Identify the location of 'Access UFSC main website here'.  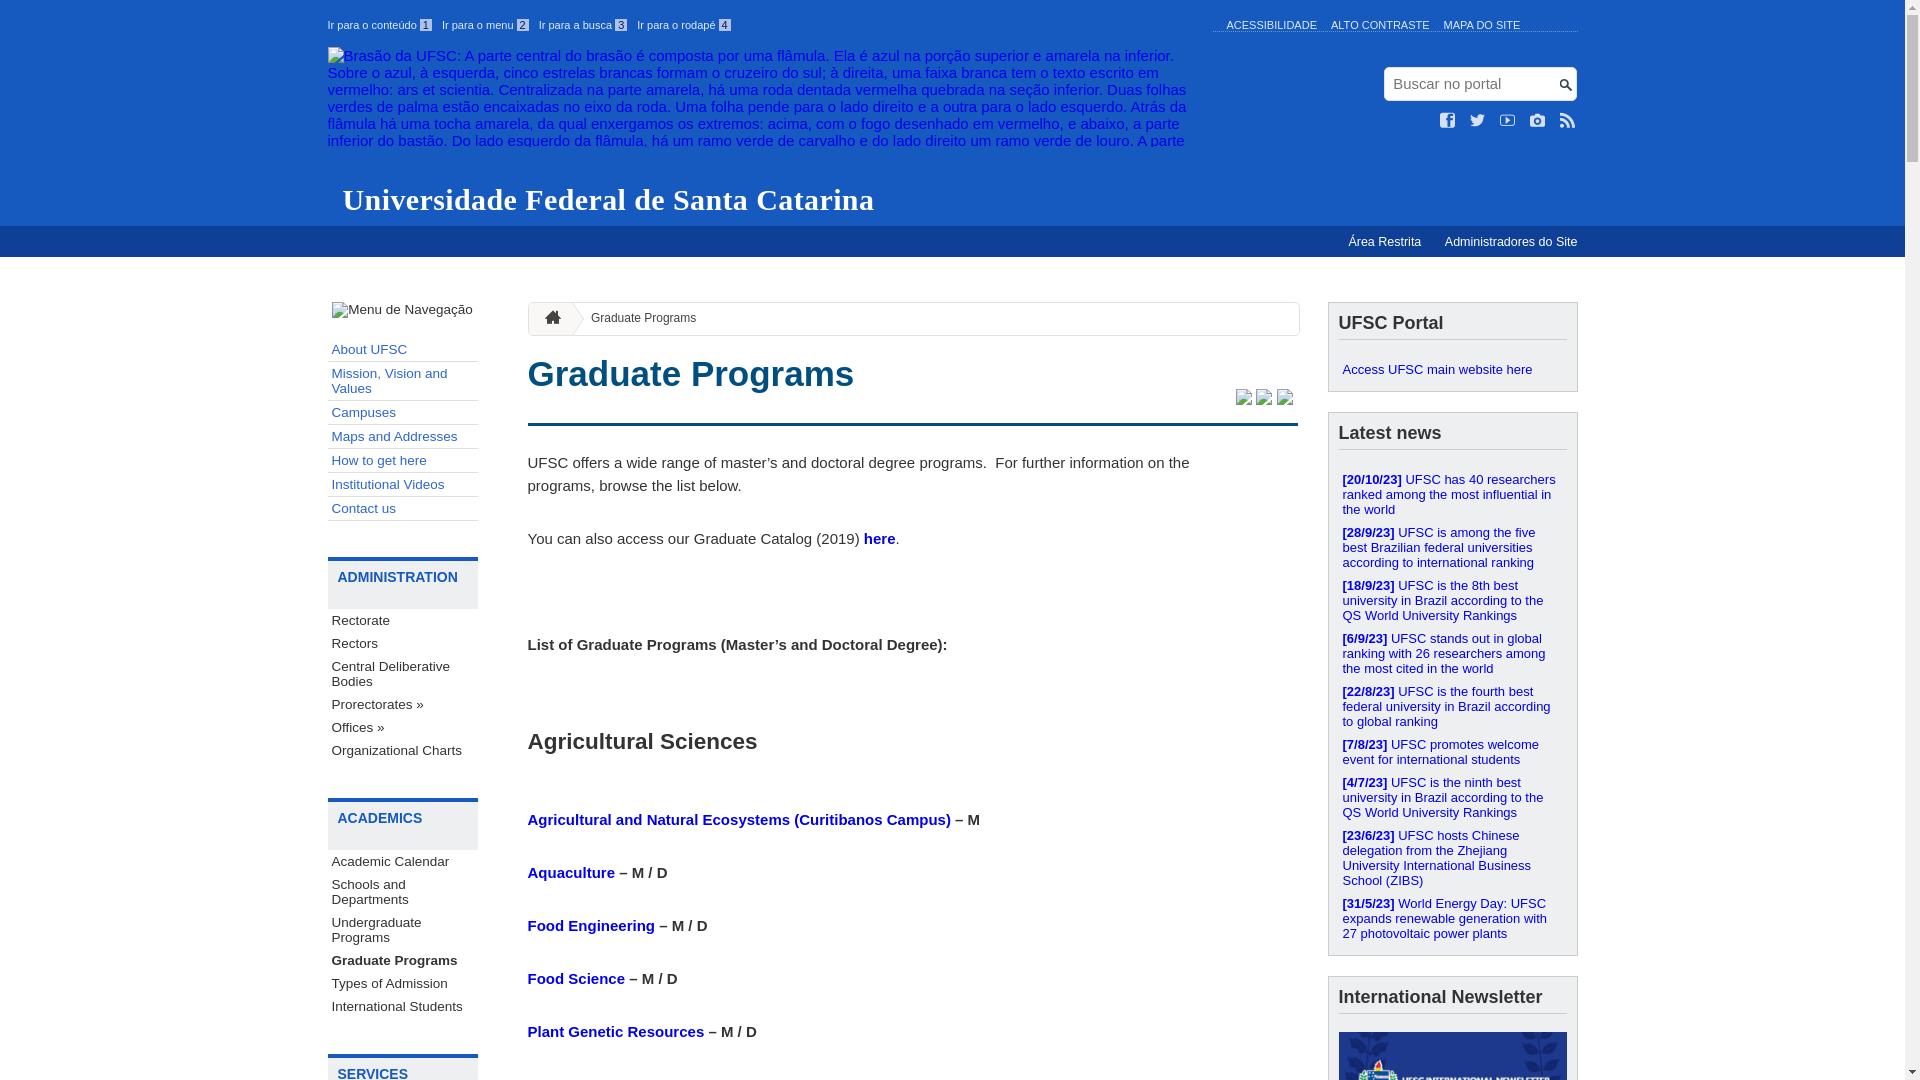
(1452, 369).